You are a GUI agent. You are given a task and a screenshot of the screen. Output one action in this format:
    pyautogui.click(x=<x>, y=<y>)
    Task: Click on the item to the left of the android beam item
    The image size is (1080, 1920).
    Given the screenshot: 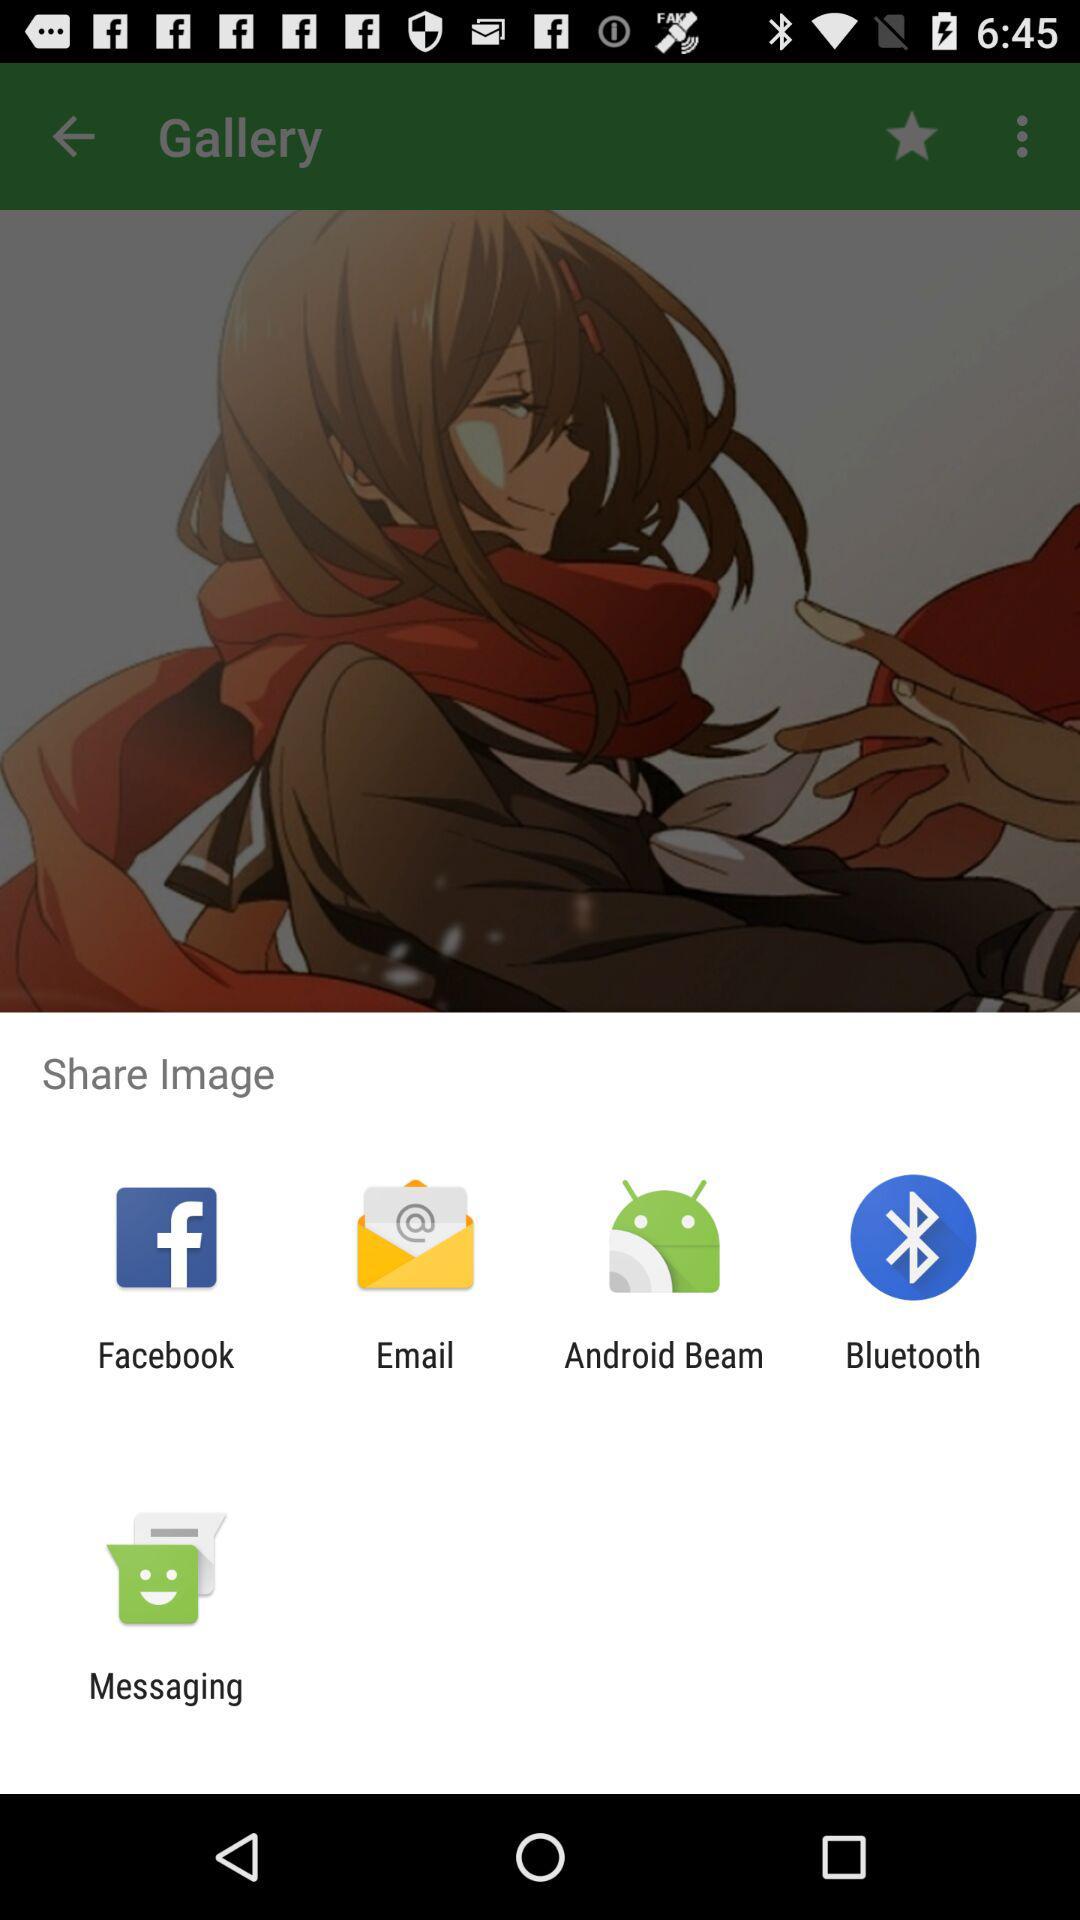 What is the action you would take?
    pyautogui.click(x=414, y=1374)
    